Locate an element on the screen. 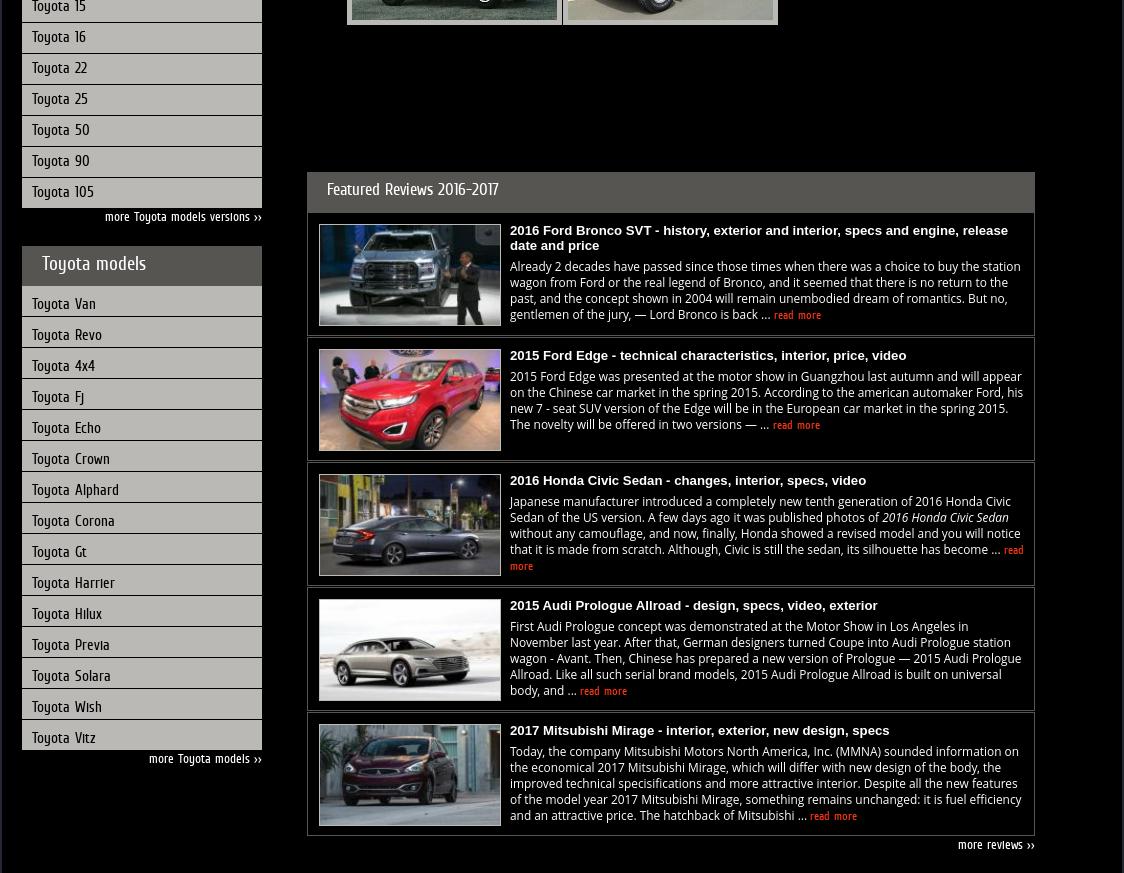 The width and height of the screenshot is (1124, 873). 'Toyota Wish' is located at coordinates (31, 706).